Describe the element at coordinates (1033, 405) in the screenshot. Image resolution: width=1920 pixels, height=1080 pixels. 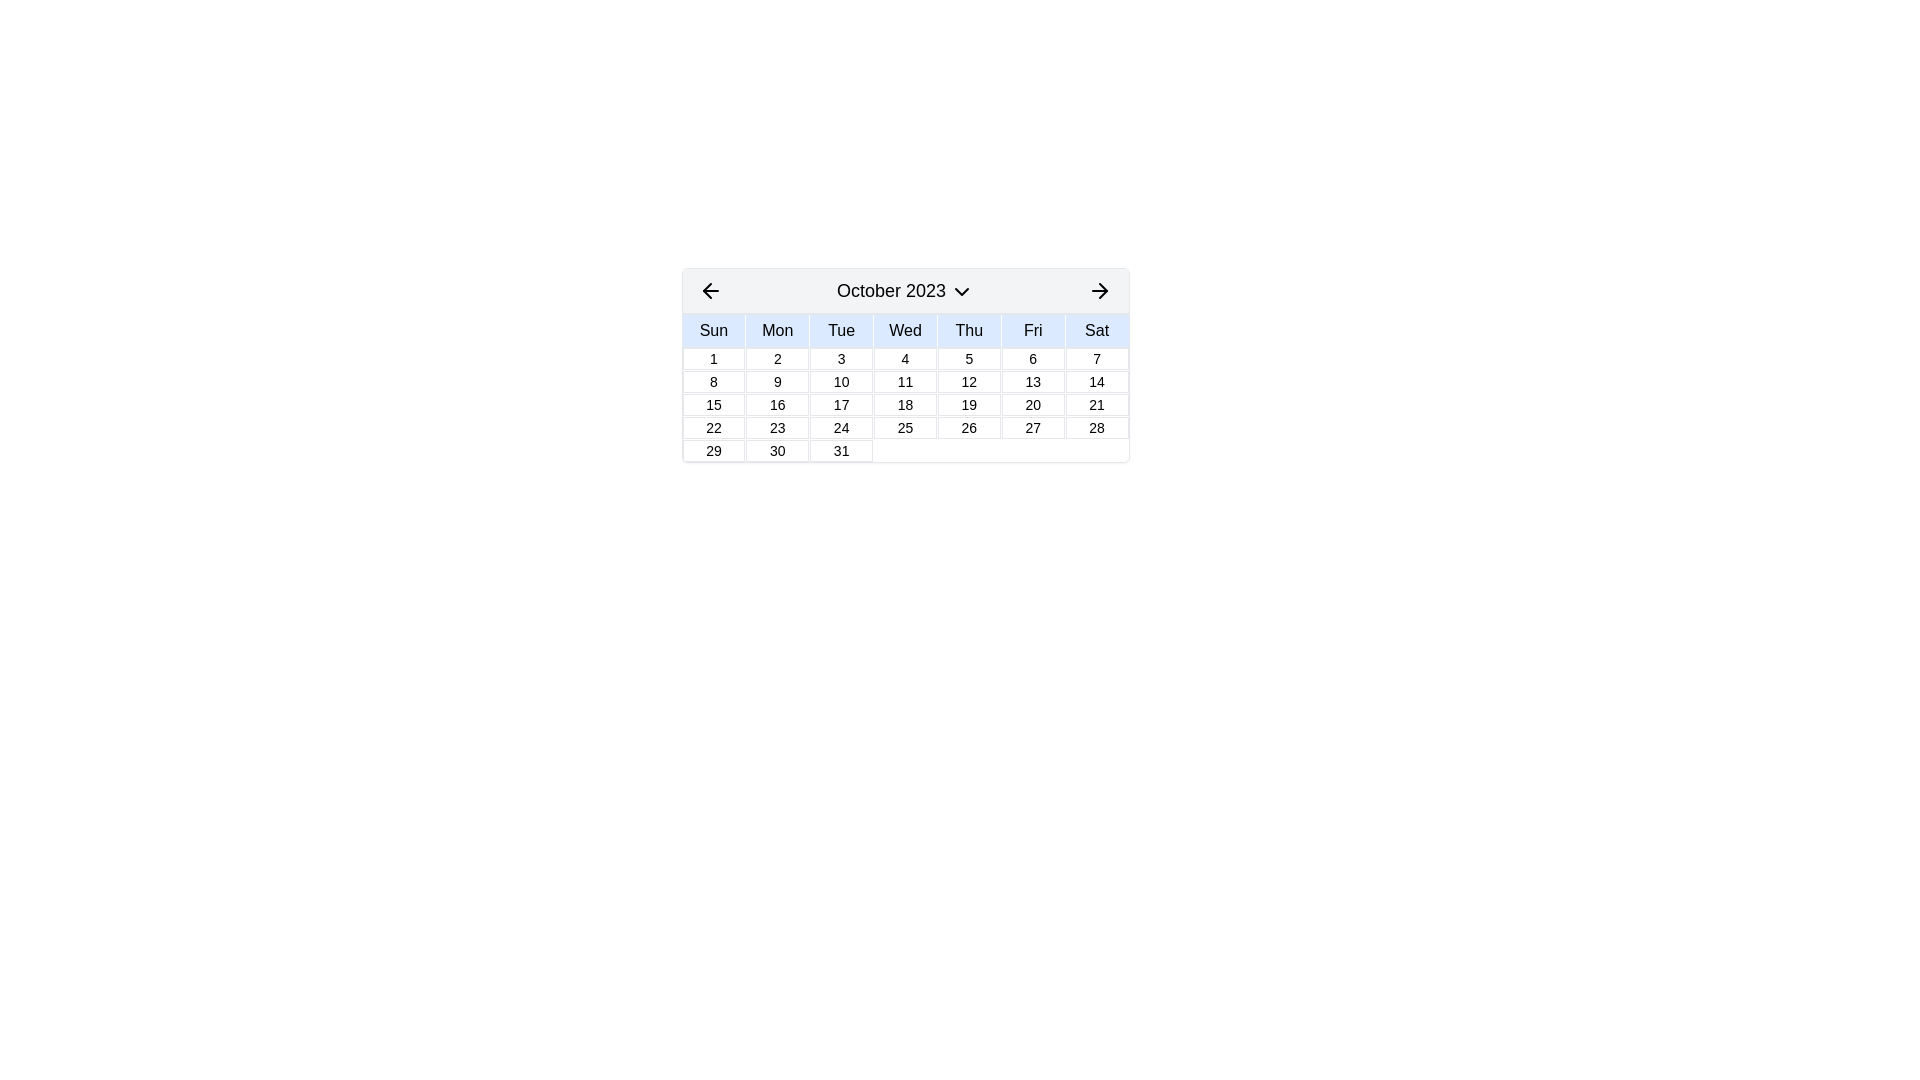
I see `text '20' displayed in a small-sized font within the calendar layout, located in the fifth column of the fourth row, representing the date '20' in October 2023` at that location.